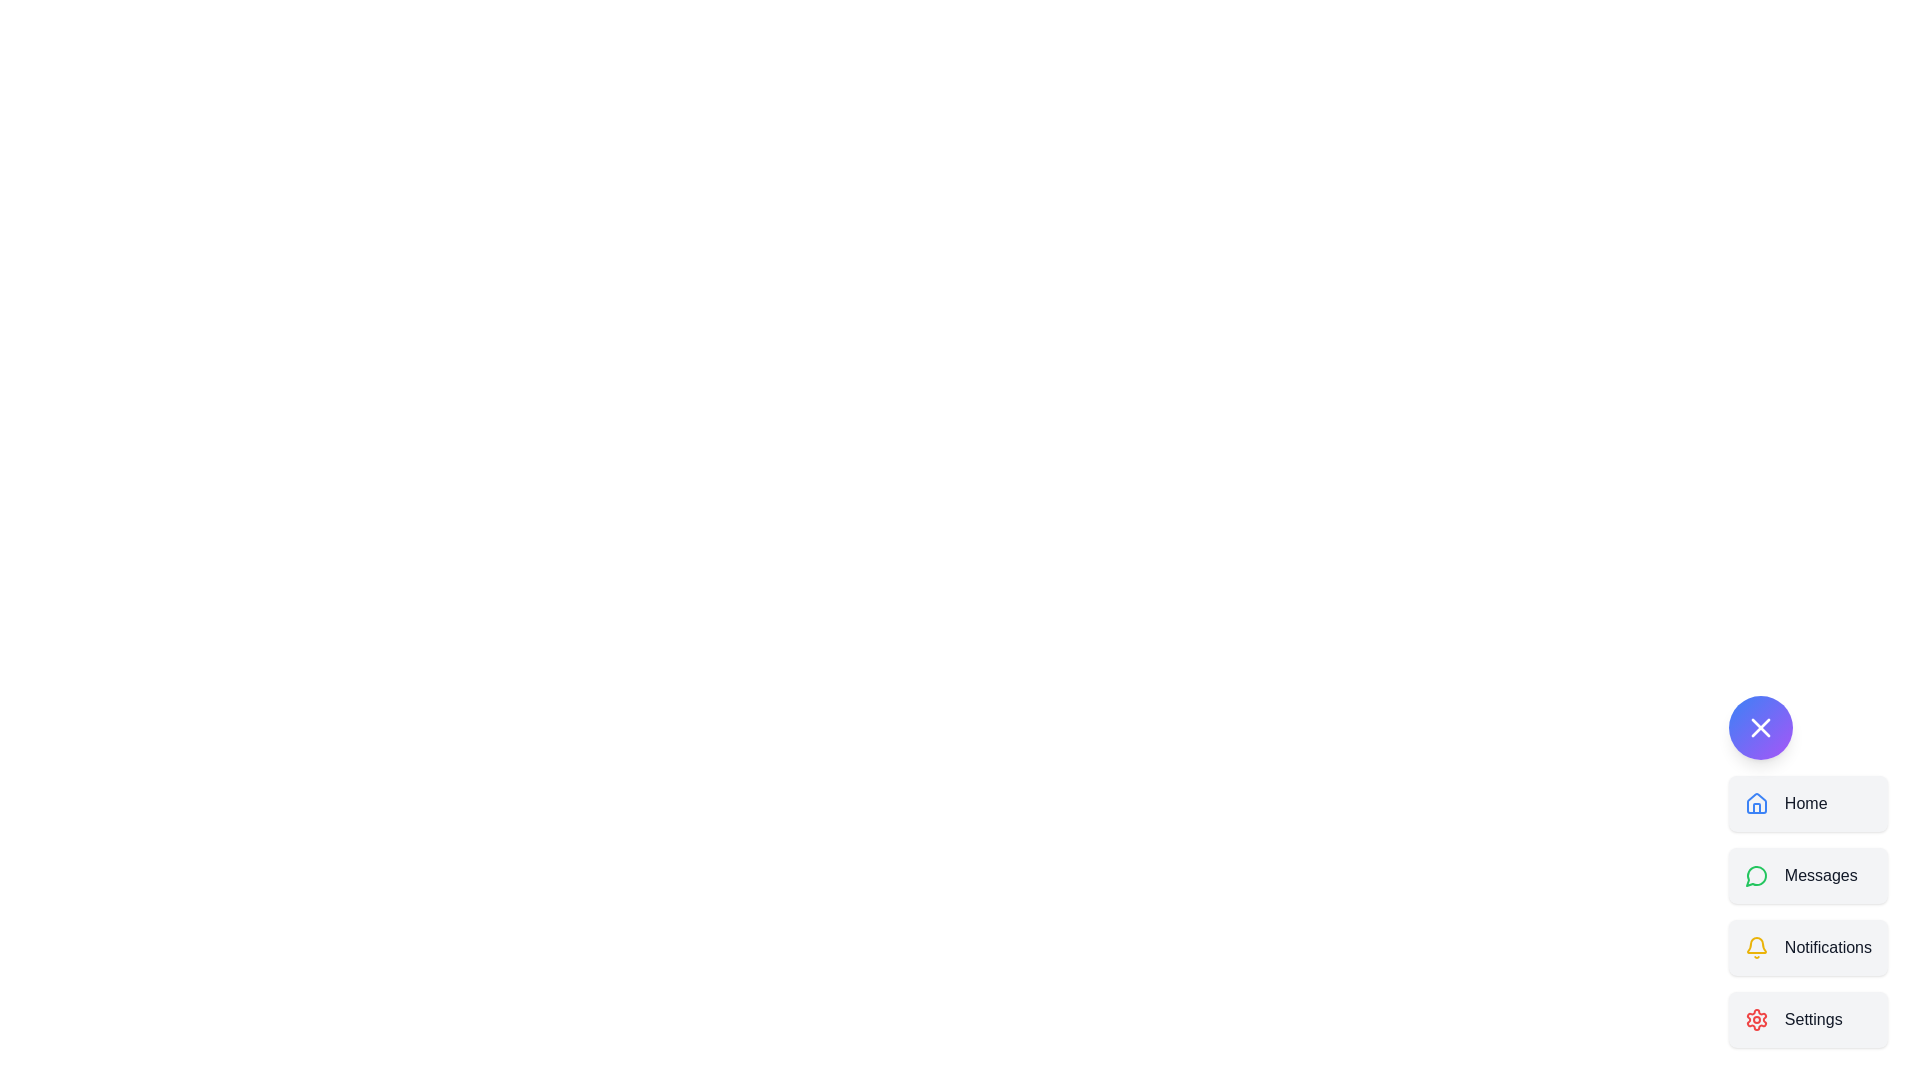 This screenshot has height=1080, width=1920. I want to click on the blue outlined house icon located to the left of the 'Home' text label in the vertical navigation menu, so click(1755, 802).